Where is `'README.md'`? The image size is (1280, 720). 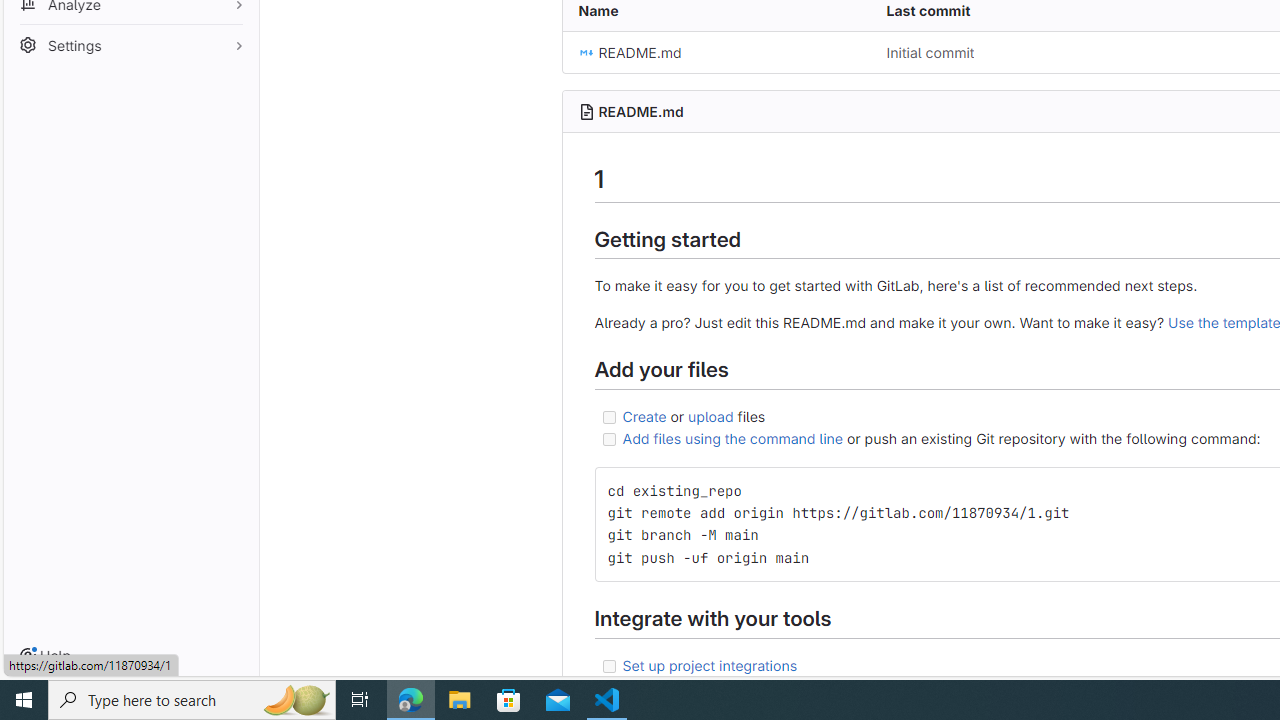
'README.md' is located at coordinates (716, 51).